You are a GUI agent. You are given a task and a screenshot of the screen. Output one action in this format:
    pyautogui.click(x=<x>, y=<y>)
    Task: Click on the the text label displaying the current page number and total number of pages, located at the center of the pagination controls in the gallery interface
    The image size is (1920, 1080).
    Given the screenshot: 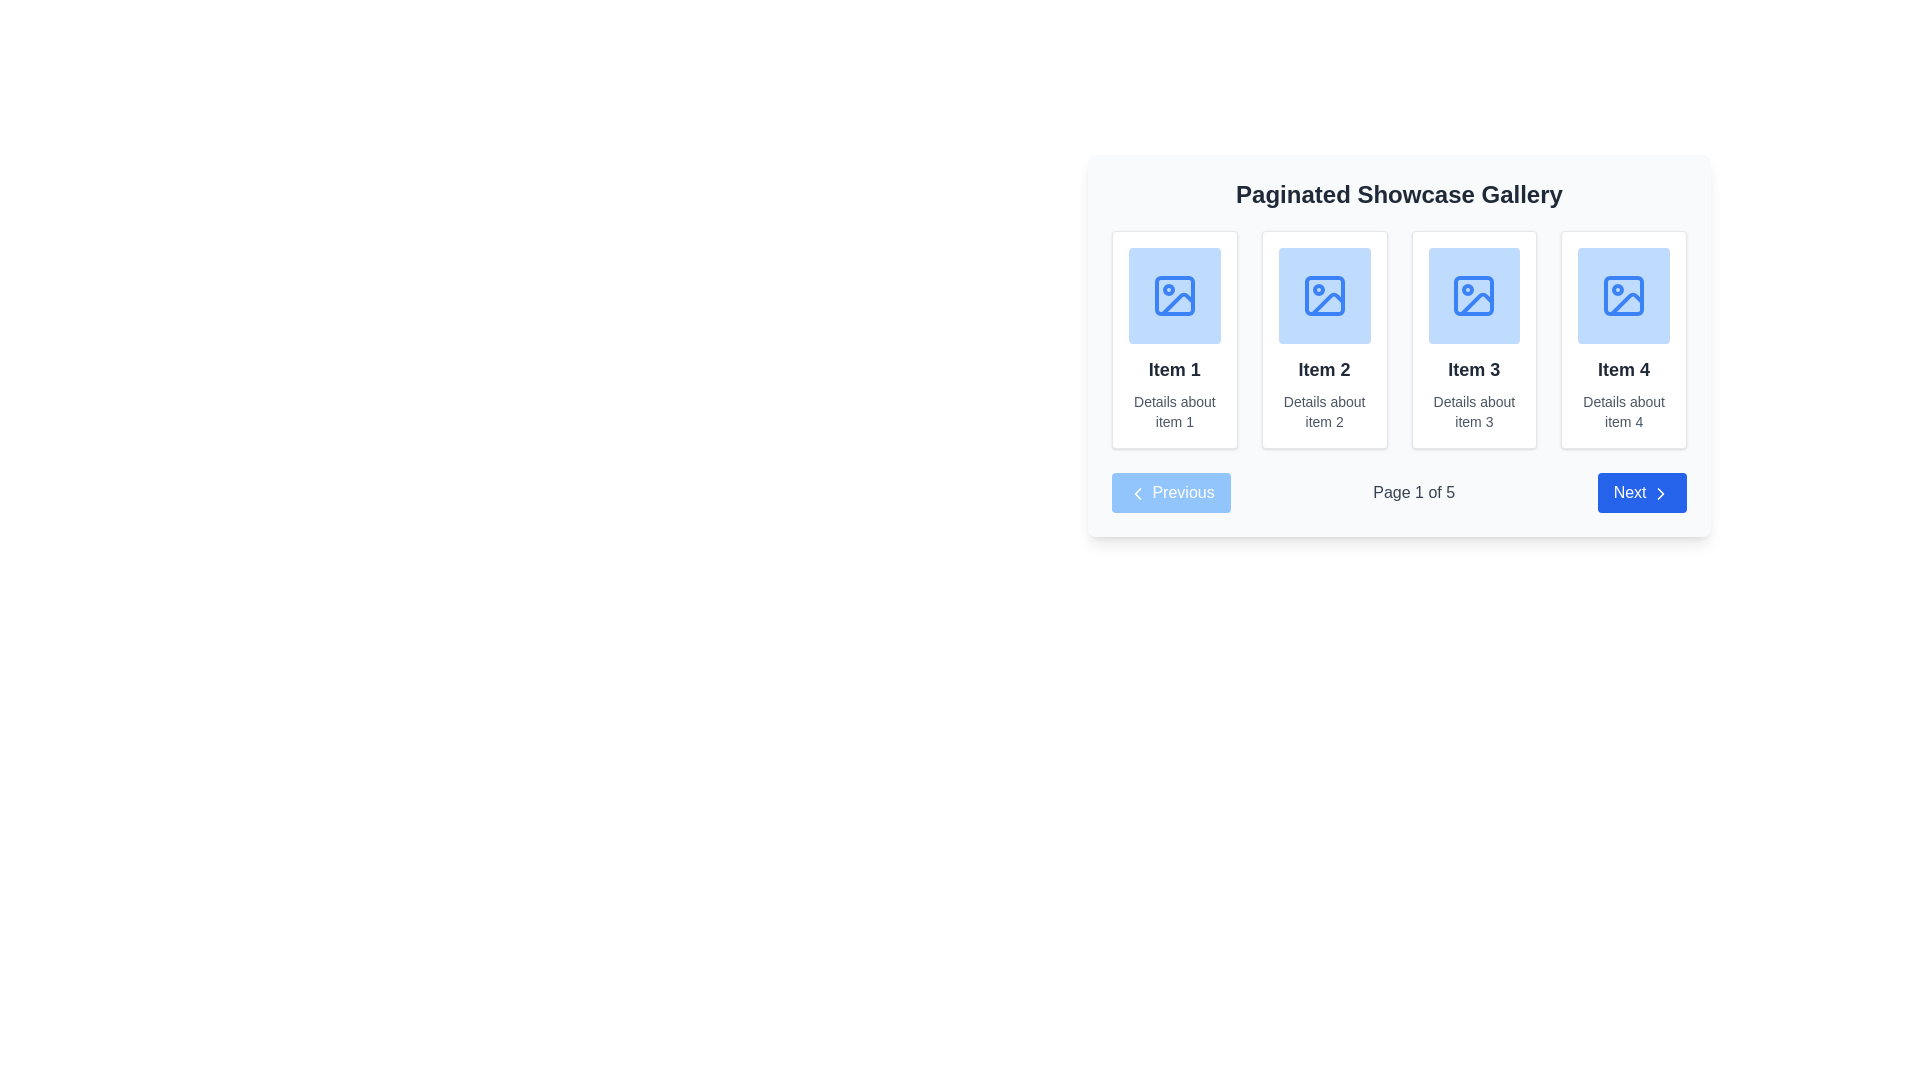 What is the action you would take?
    pyautogui.click(x=1413, y=493)
    